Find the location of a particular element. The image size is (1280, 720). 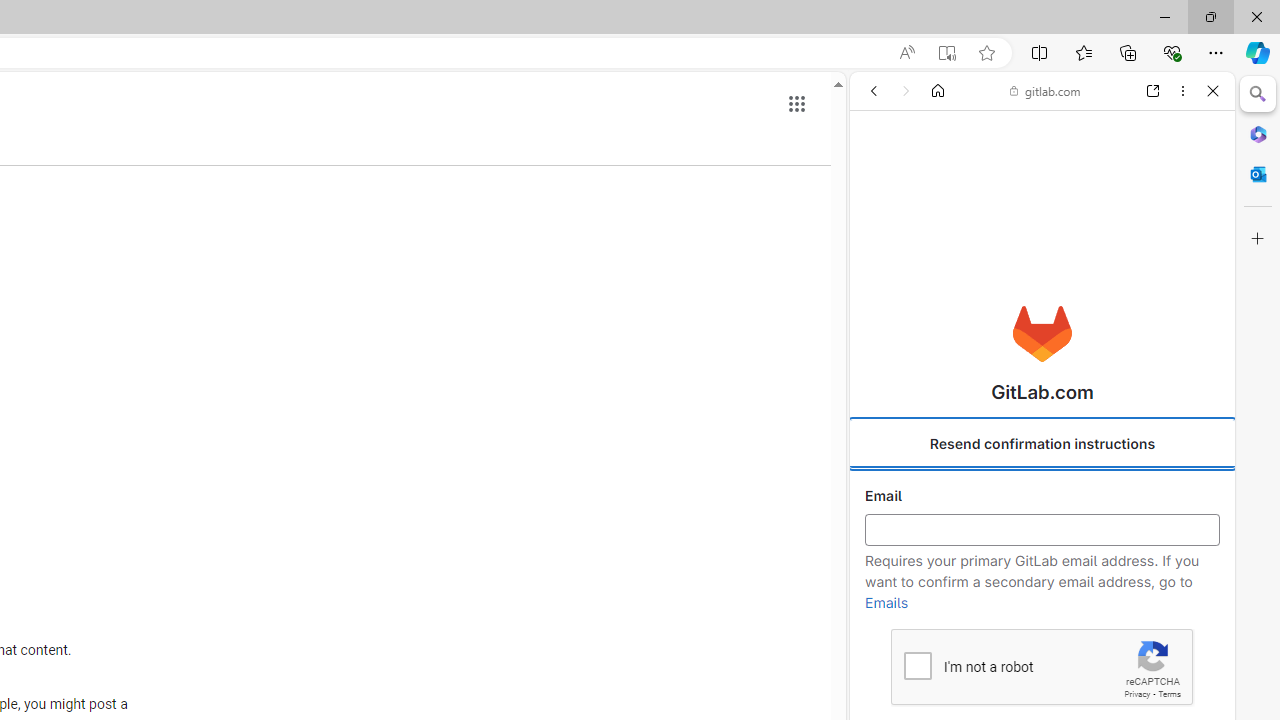

'About GitLab' is located at coordinates (1041, 591).